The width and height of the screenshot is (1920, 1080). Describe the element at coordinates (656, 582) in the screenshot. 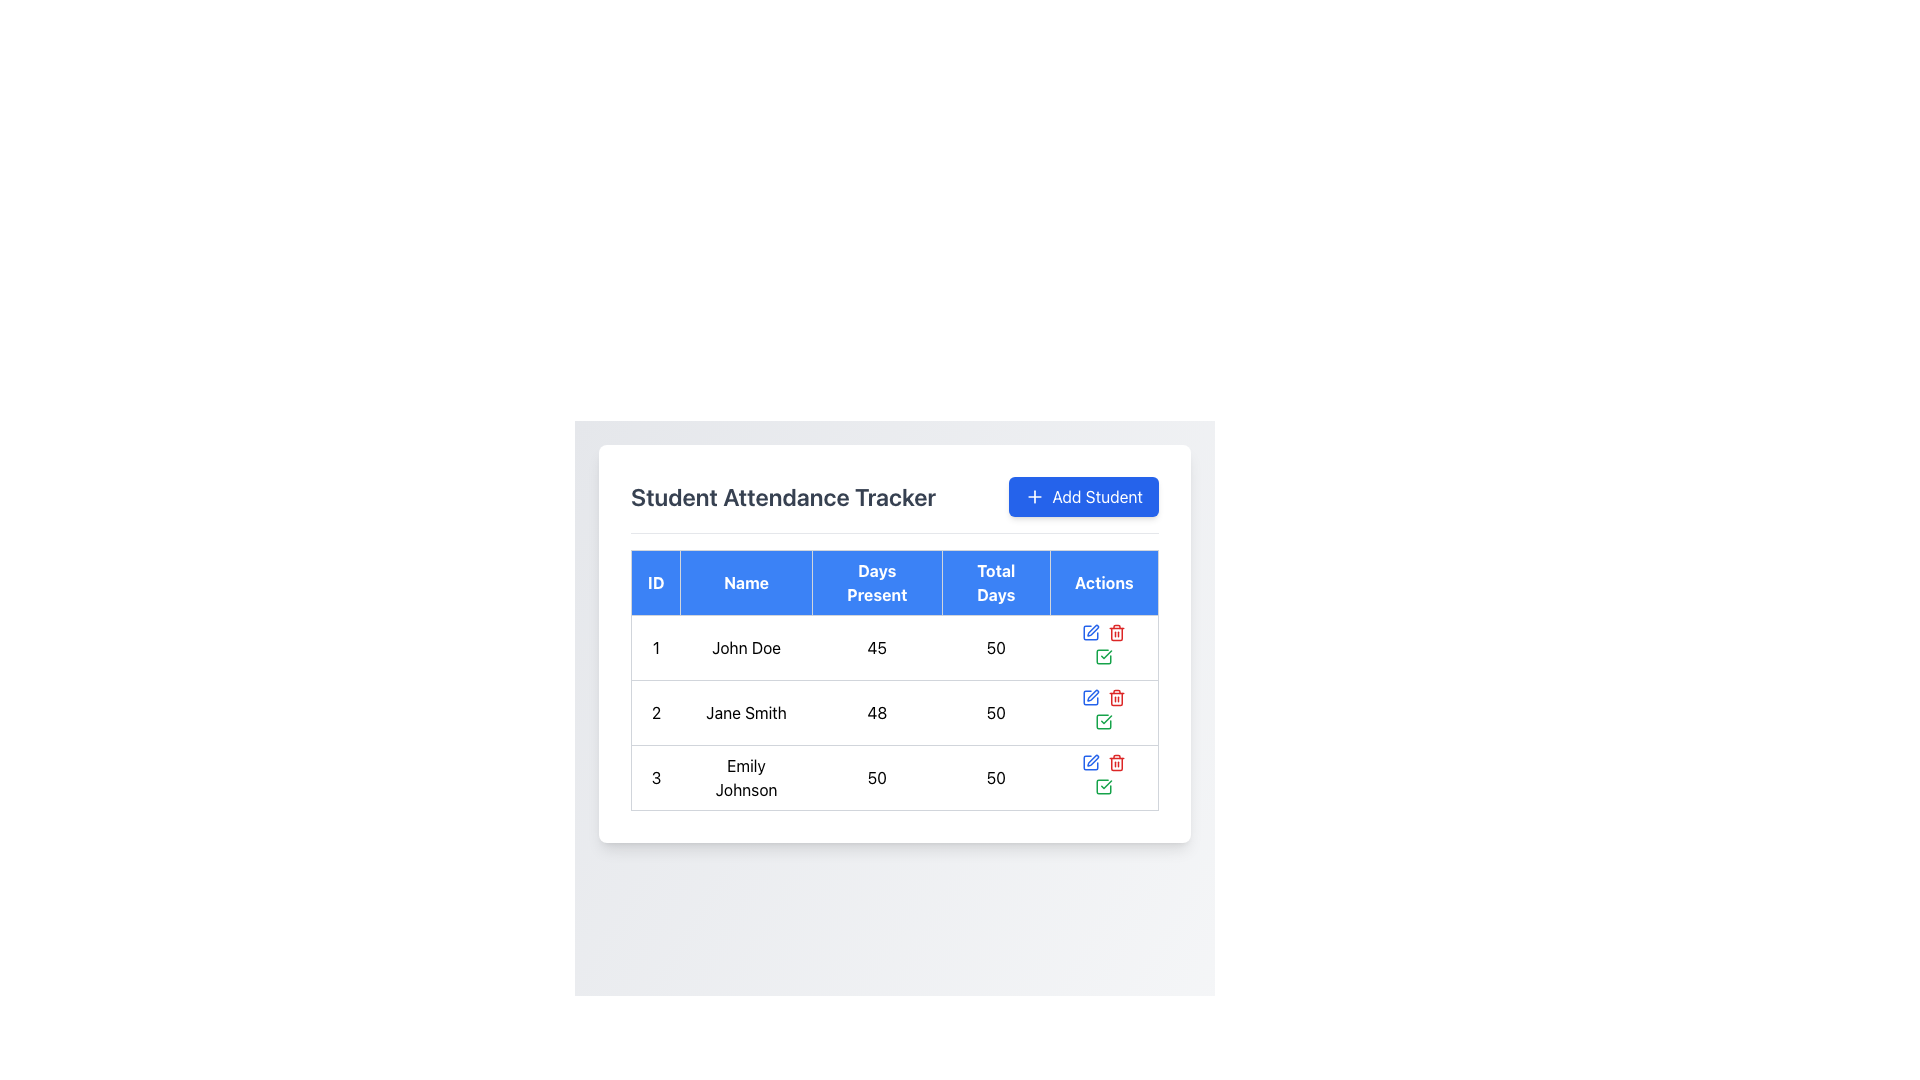

I see `the blue rectangular column header labeled 'ID' at the far left of the table` at that location.